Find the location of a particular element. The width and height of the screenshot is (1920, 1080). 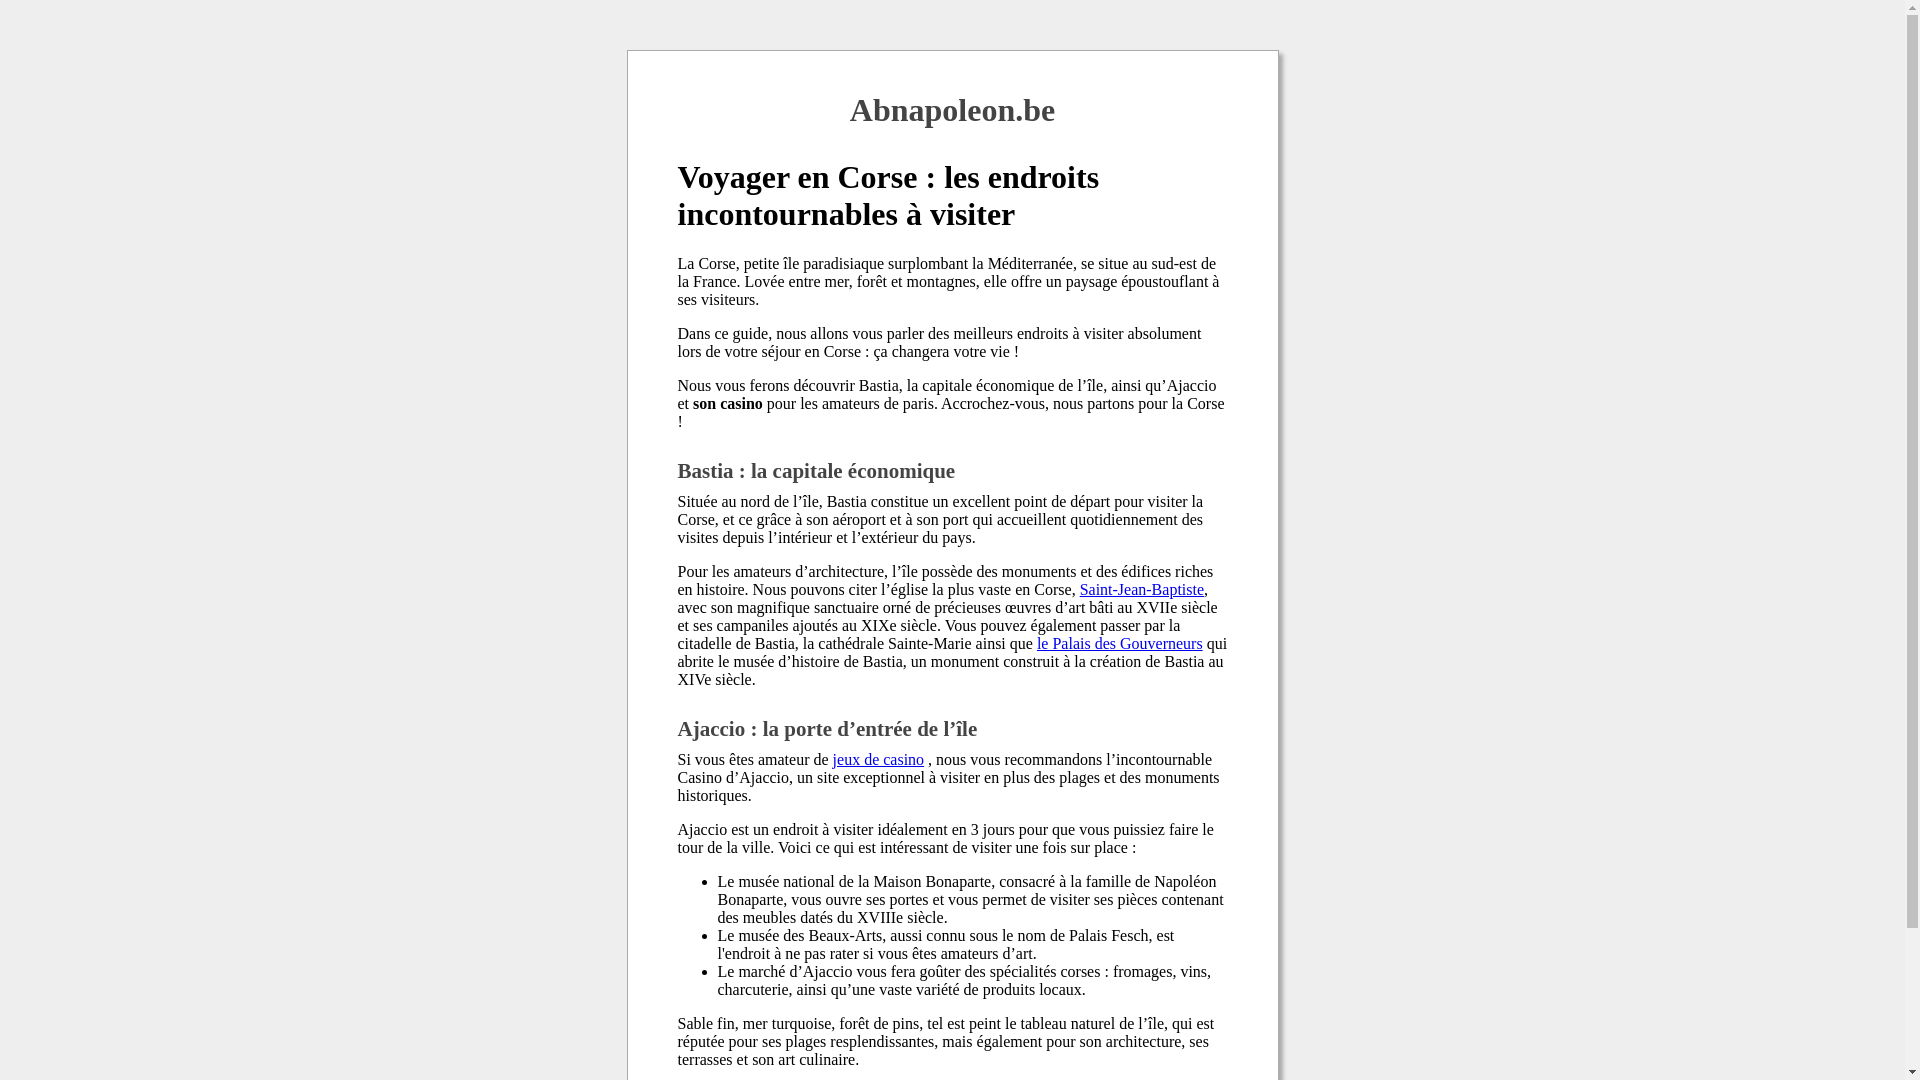

'Saint-Jean-Baptiste' is located at coordinates (1142, 588).